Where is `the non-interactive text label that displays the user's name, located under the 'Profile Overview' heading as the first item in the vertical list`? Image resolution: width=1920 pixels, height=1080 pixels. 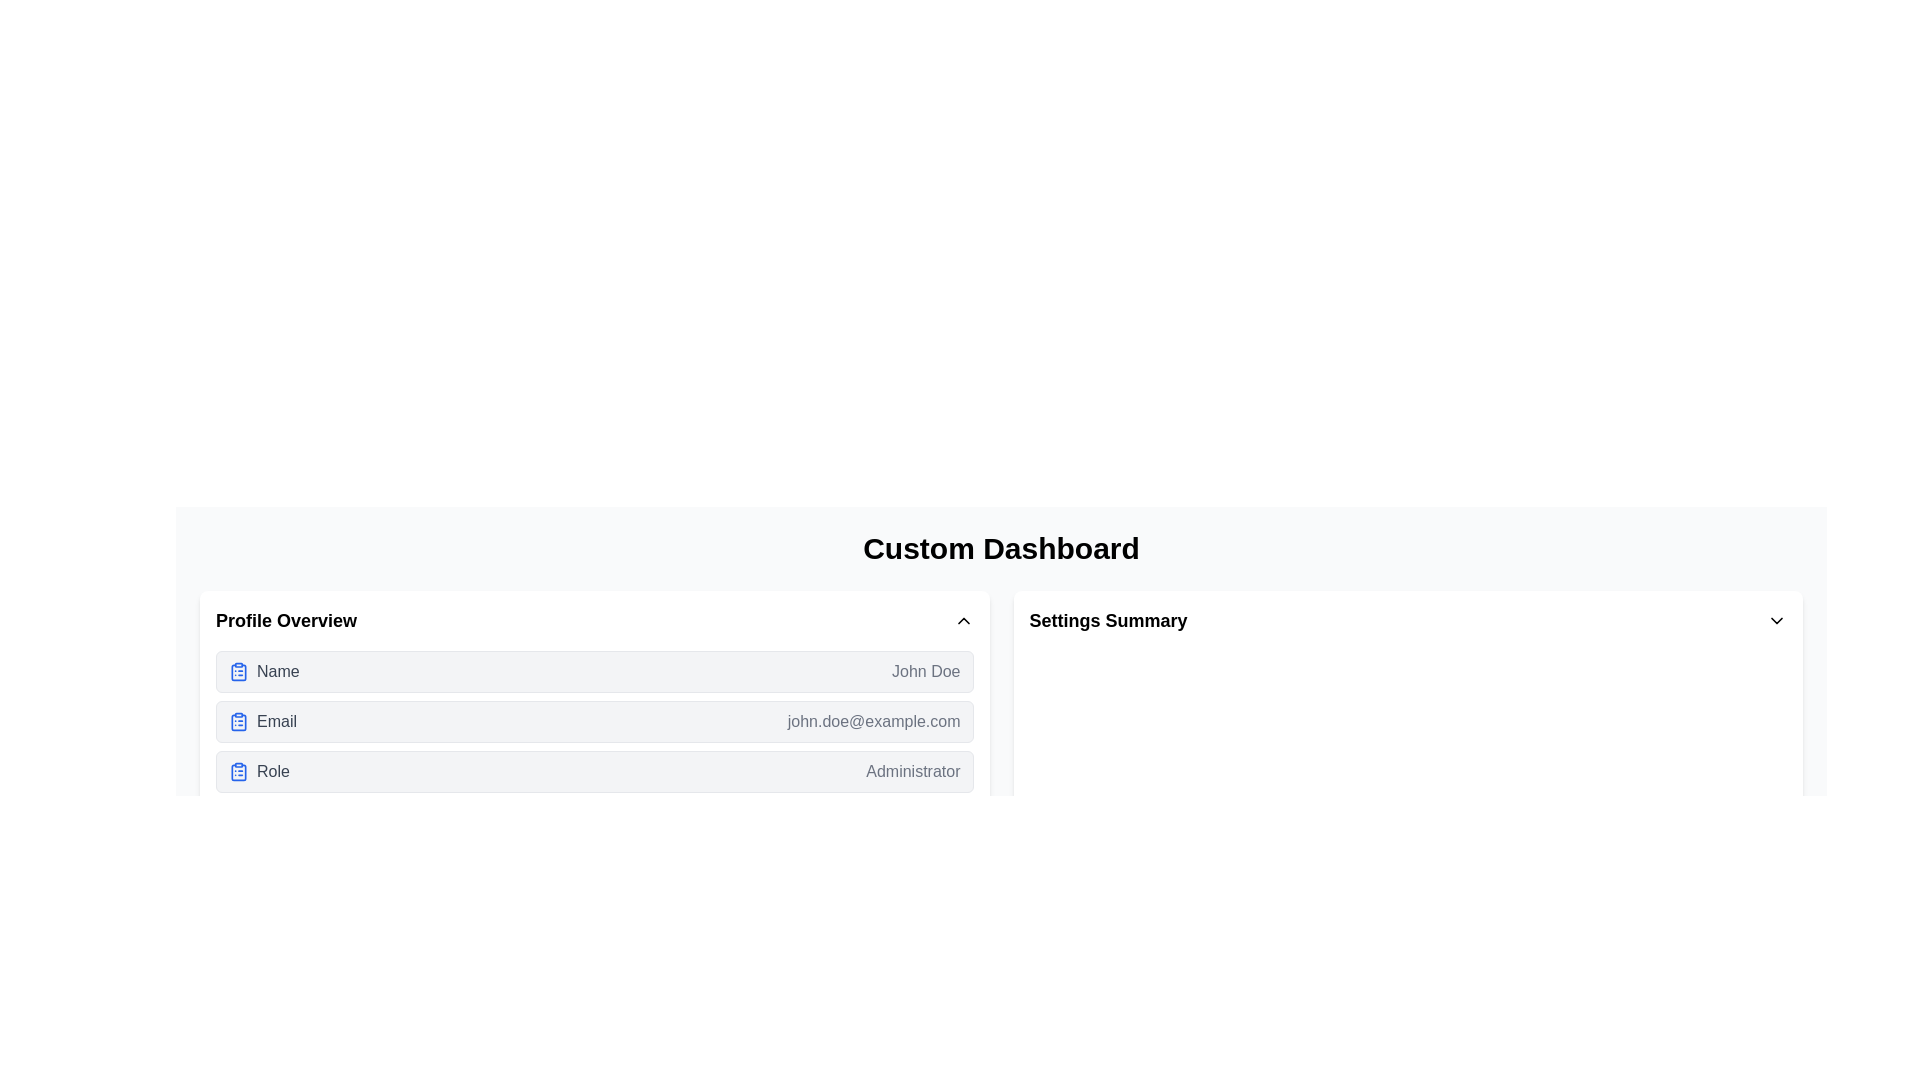
the non-interactive text label that displays the user's name, located under the 'Profile Overview' heading as the first item in the vertical list is located at coordinates (277, 671).